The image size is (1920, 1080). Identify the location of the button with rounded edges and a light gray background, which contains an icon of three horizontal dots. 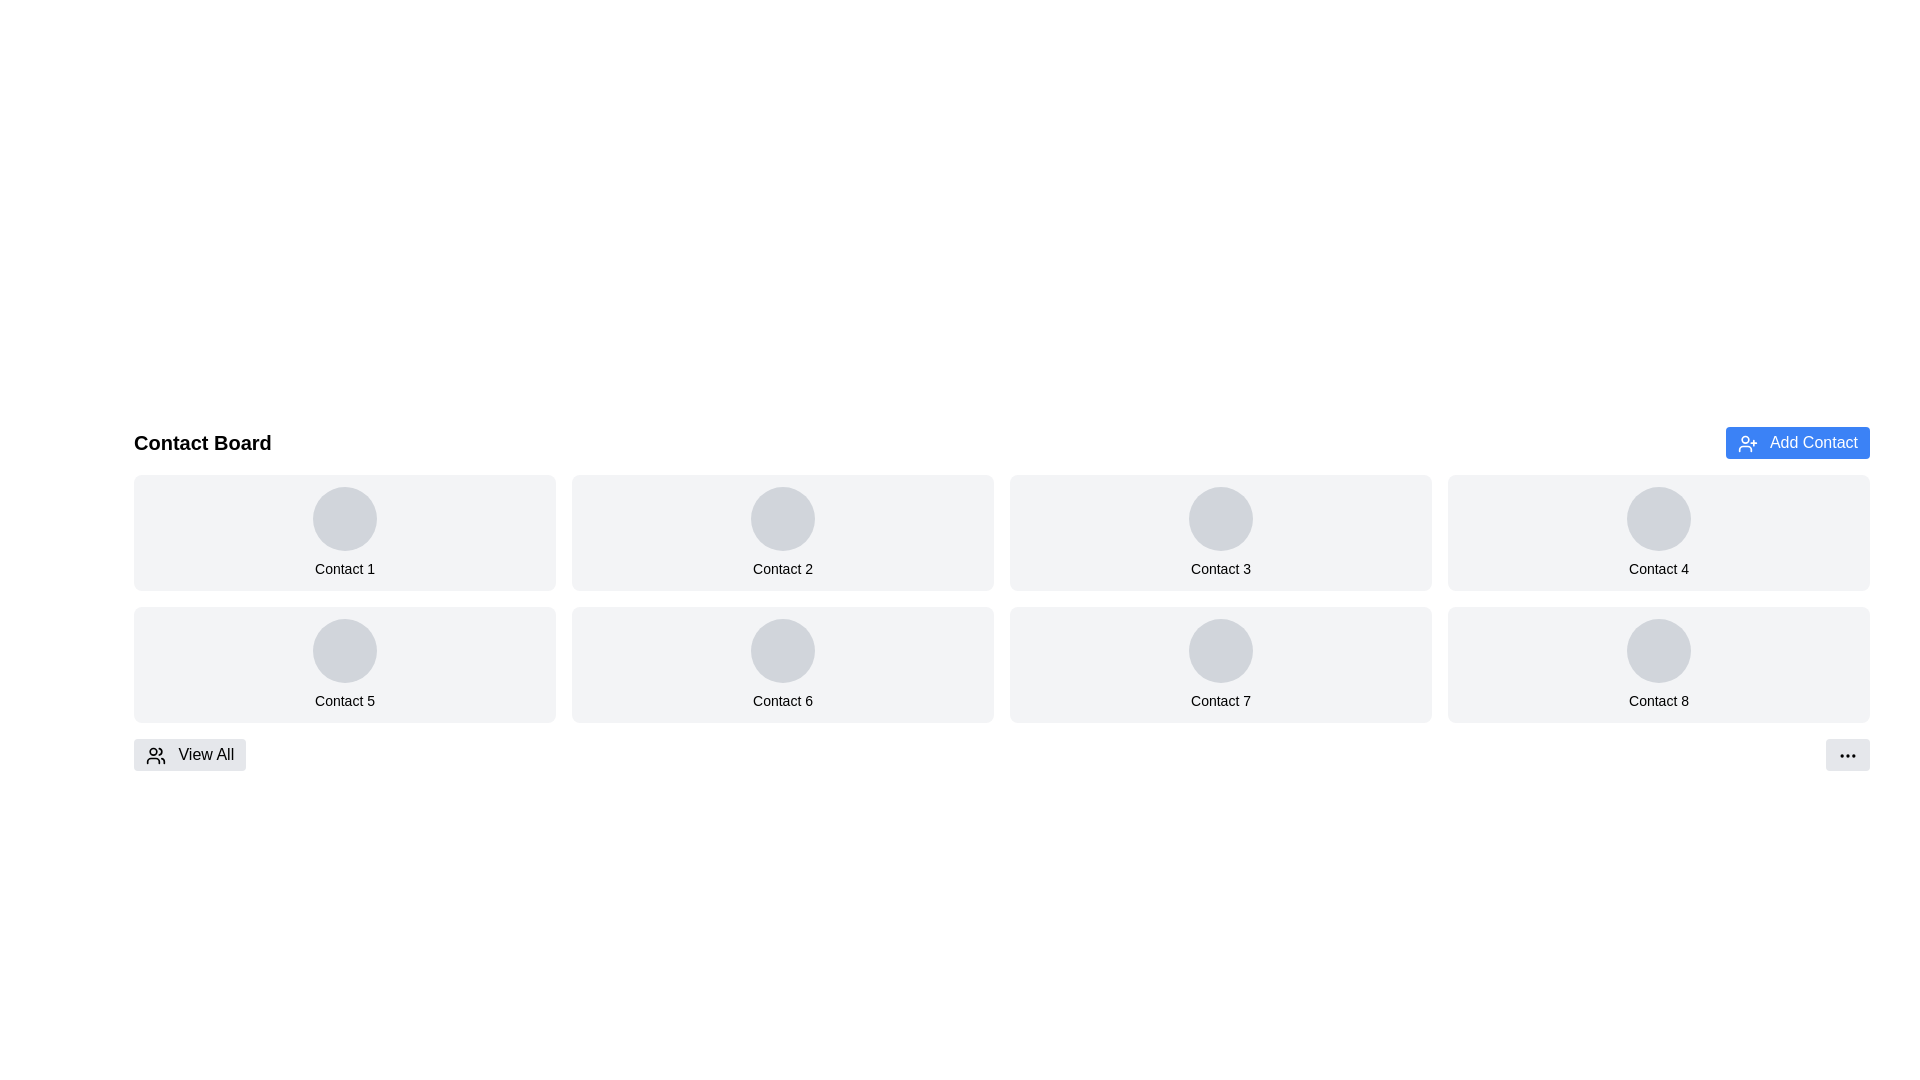
(1847, 755).